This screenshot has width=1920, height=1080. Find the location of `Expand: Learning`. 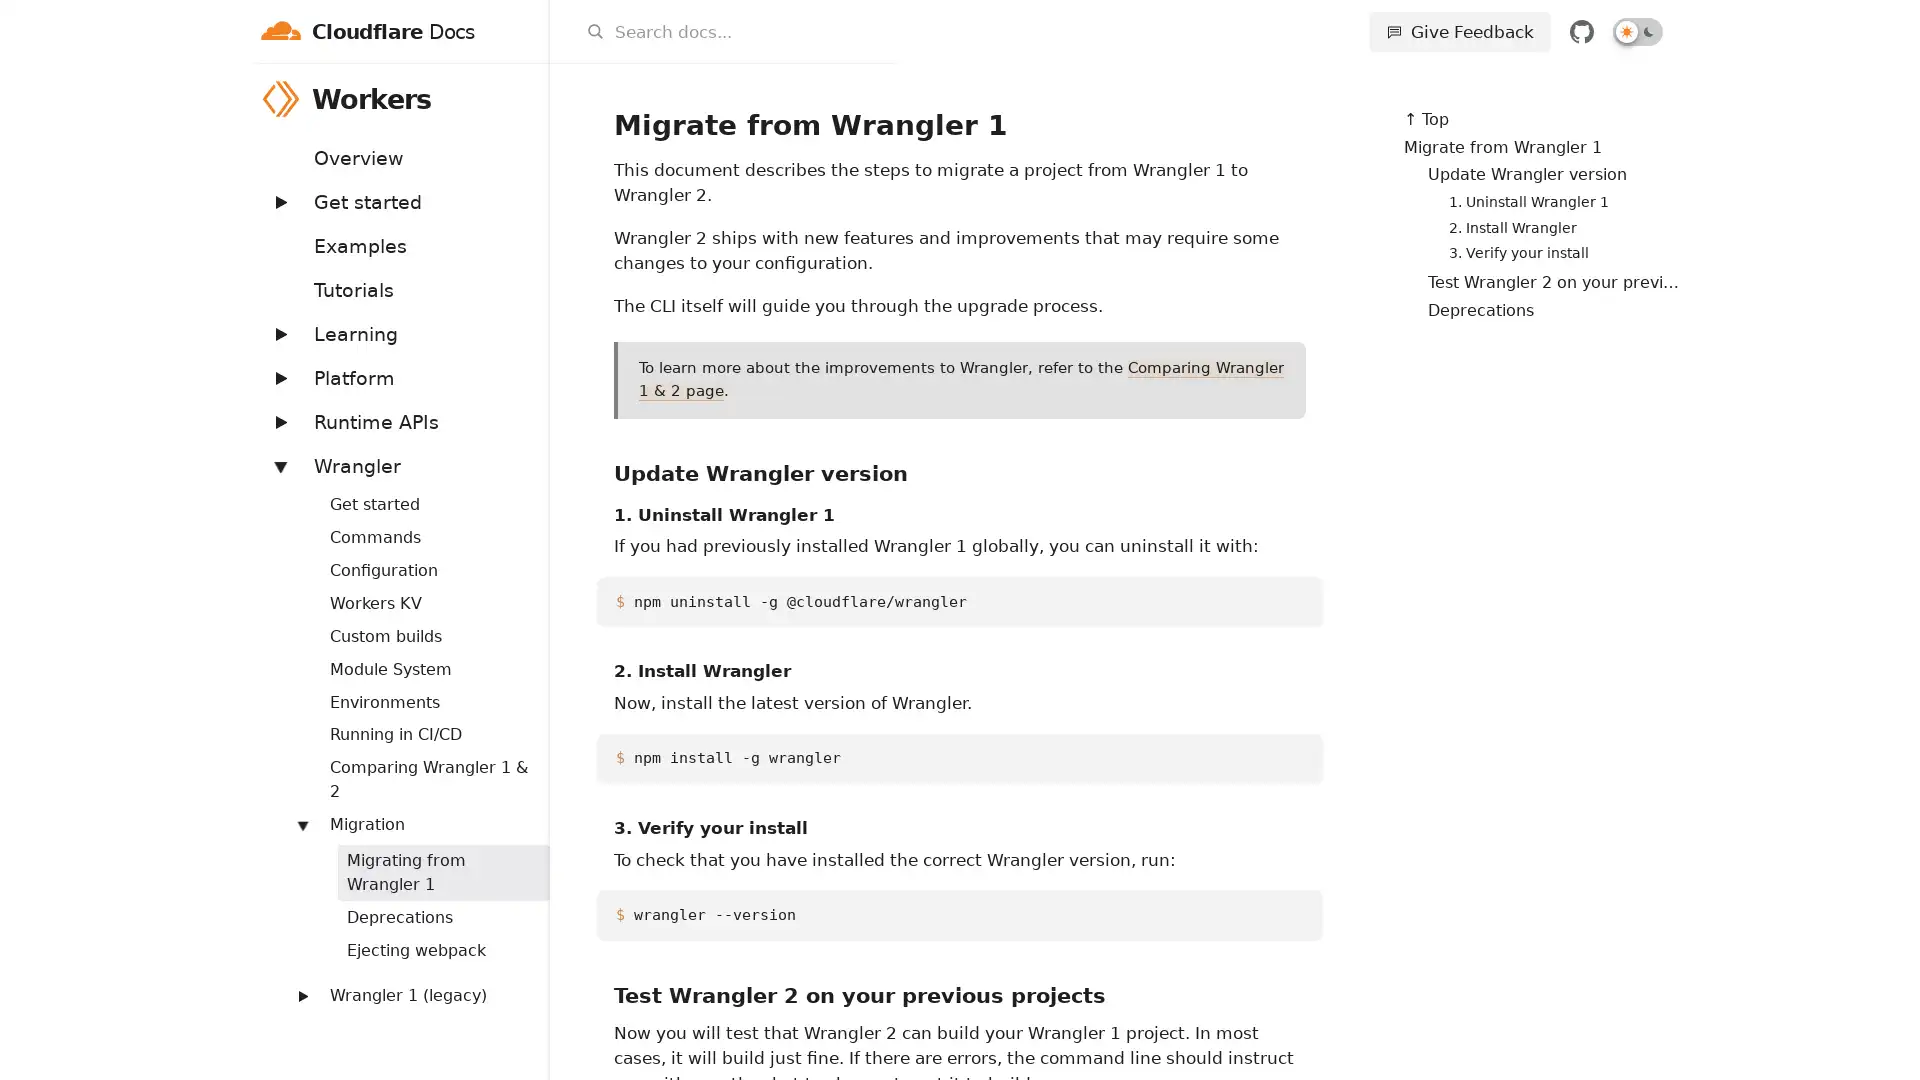

Expand: Learning is located at coordinates (278, 332).